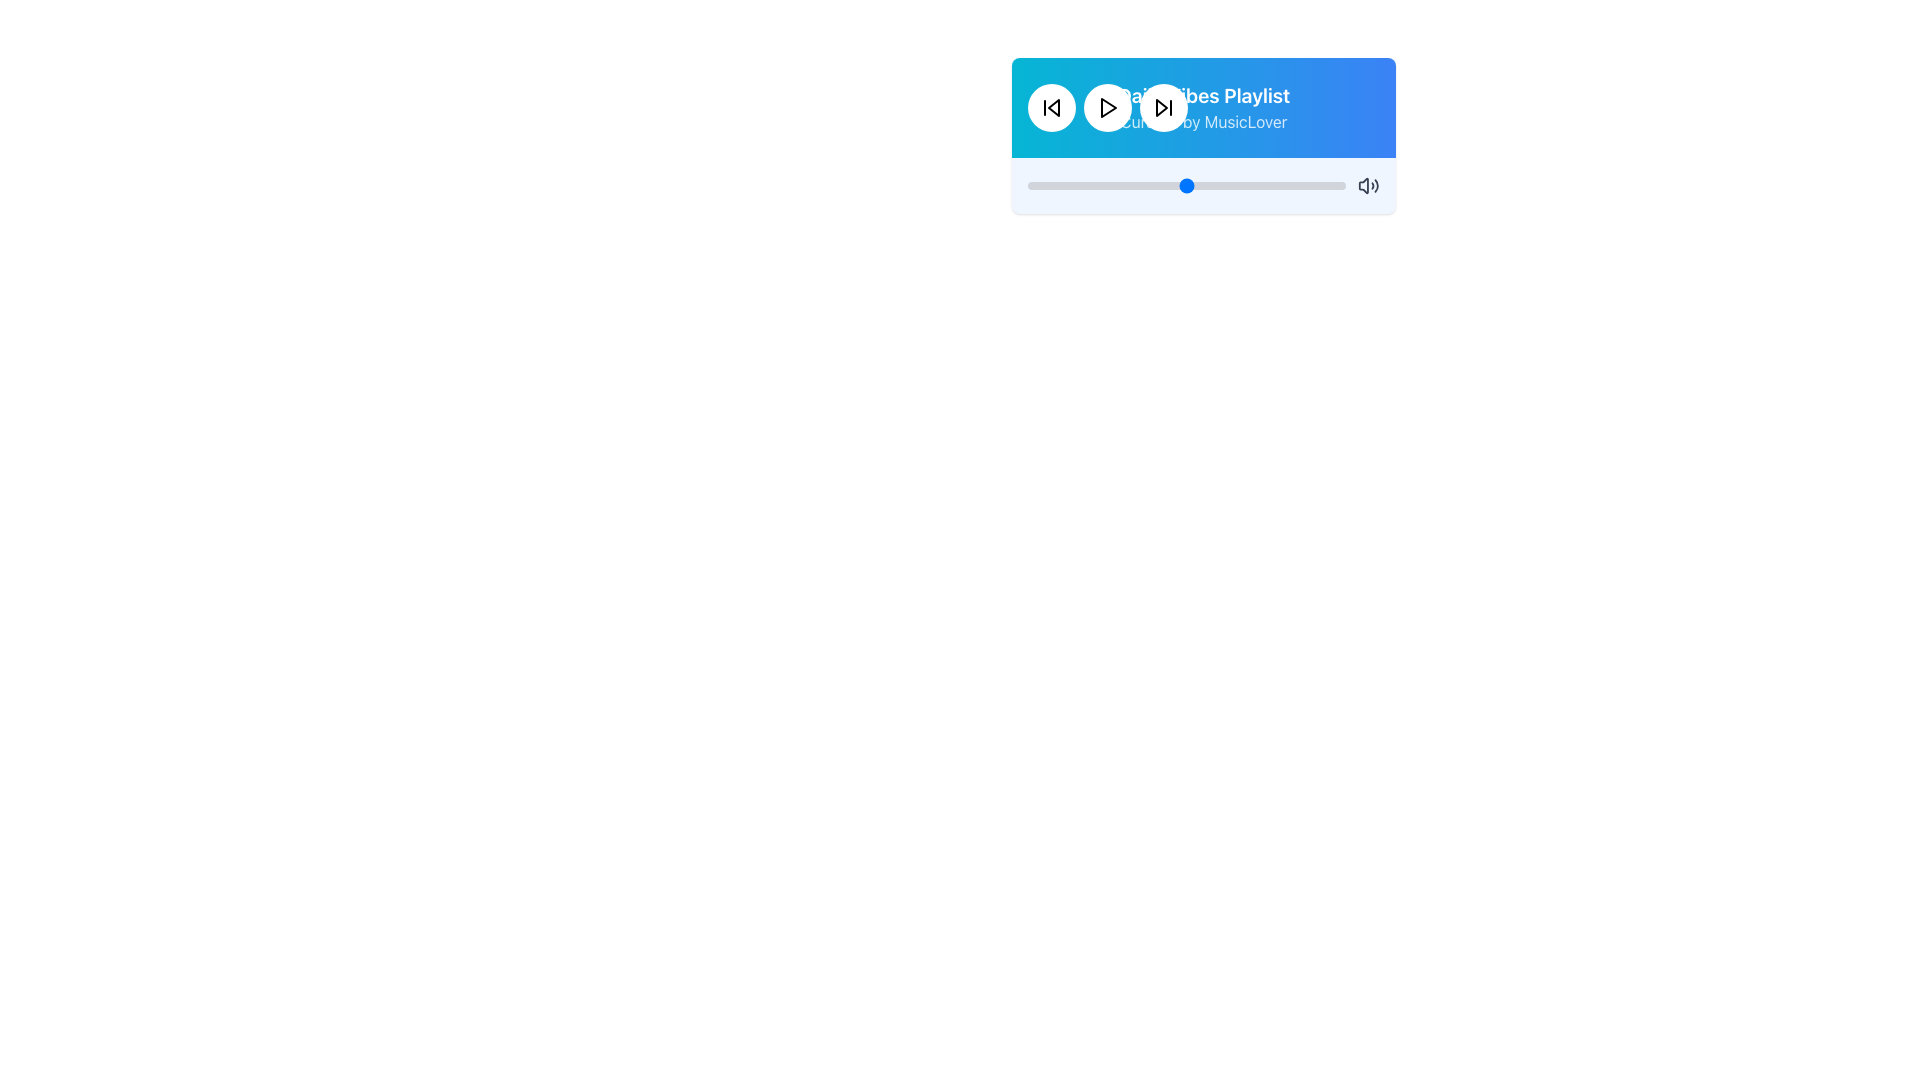 Image resolution: width=1920 pixels, height=1080 pixels. I want to click on slider value, so click(1158, 185).